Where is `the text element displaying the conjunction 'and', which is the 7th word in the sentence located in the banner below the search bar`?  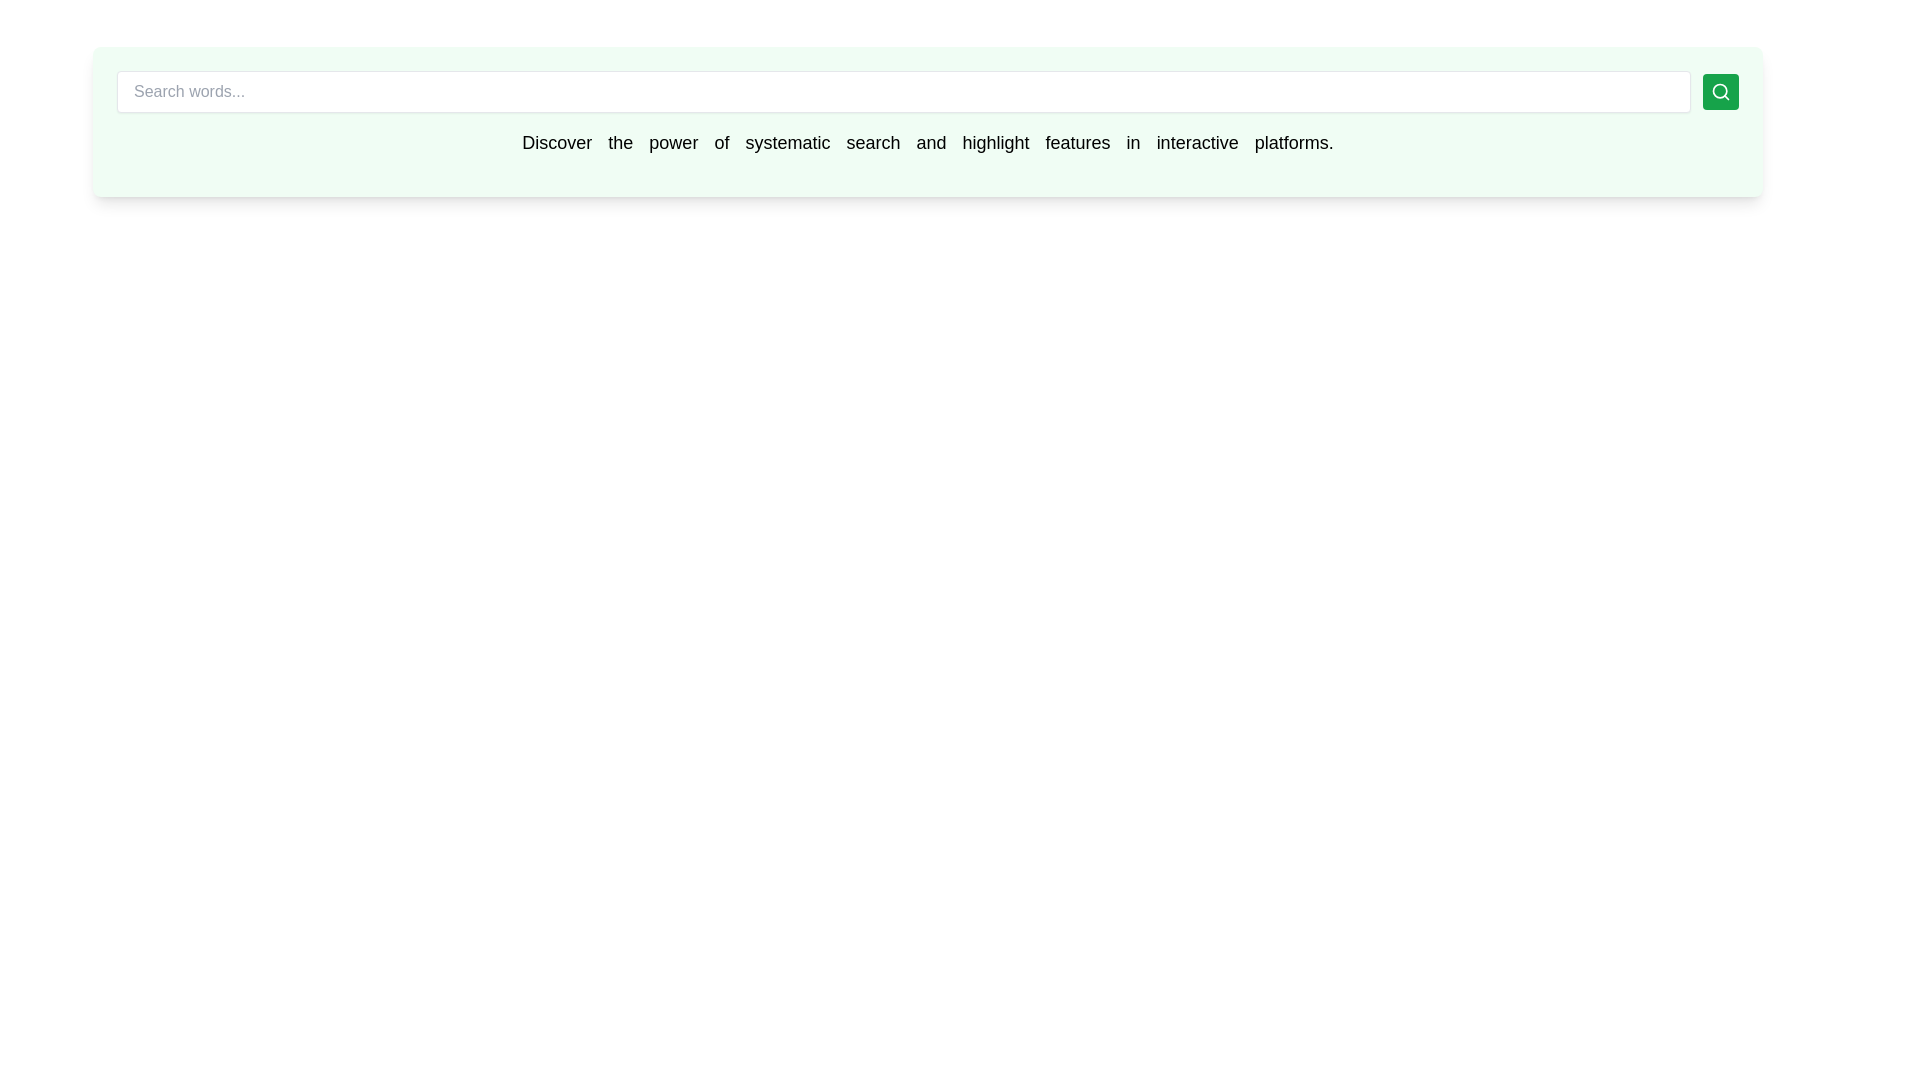 the text element displaying the conjunction 'and', which is the 7th word in the sentence located in the banner below the search bar is located at coordinates (930, 141).